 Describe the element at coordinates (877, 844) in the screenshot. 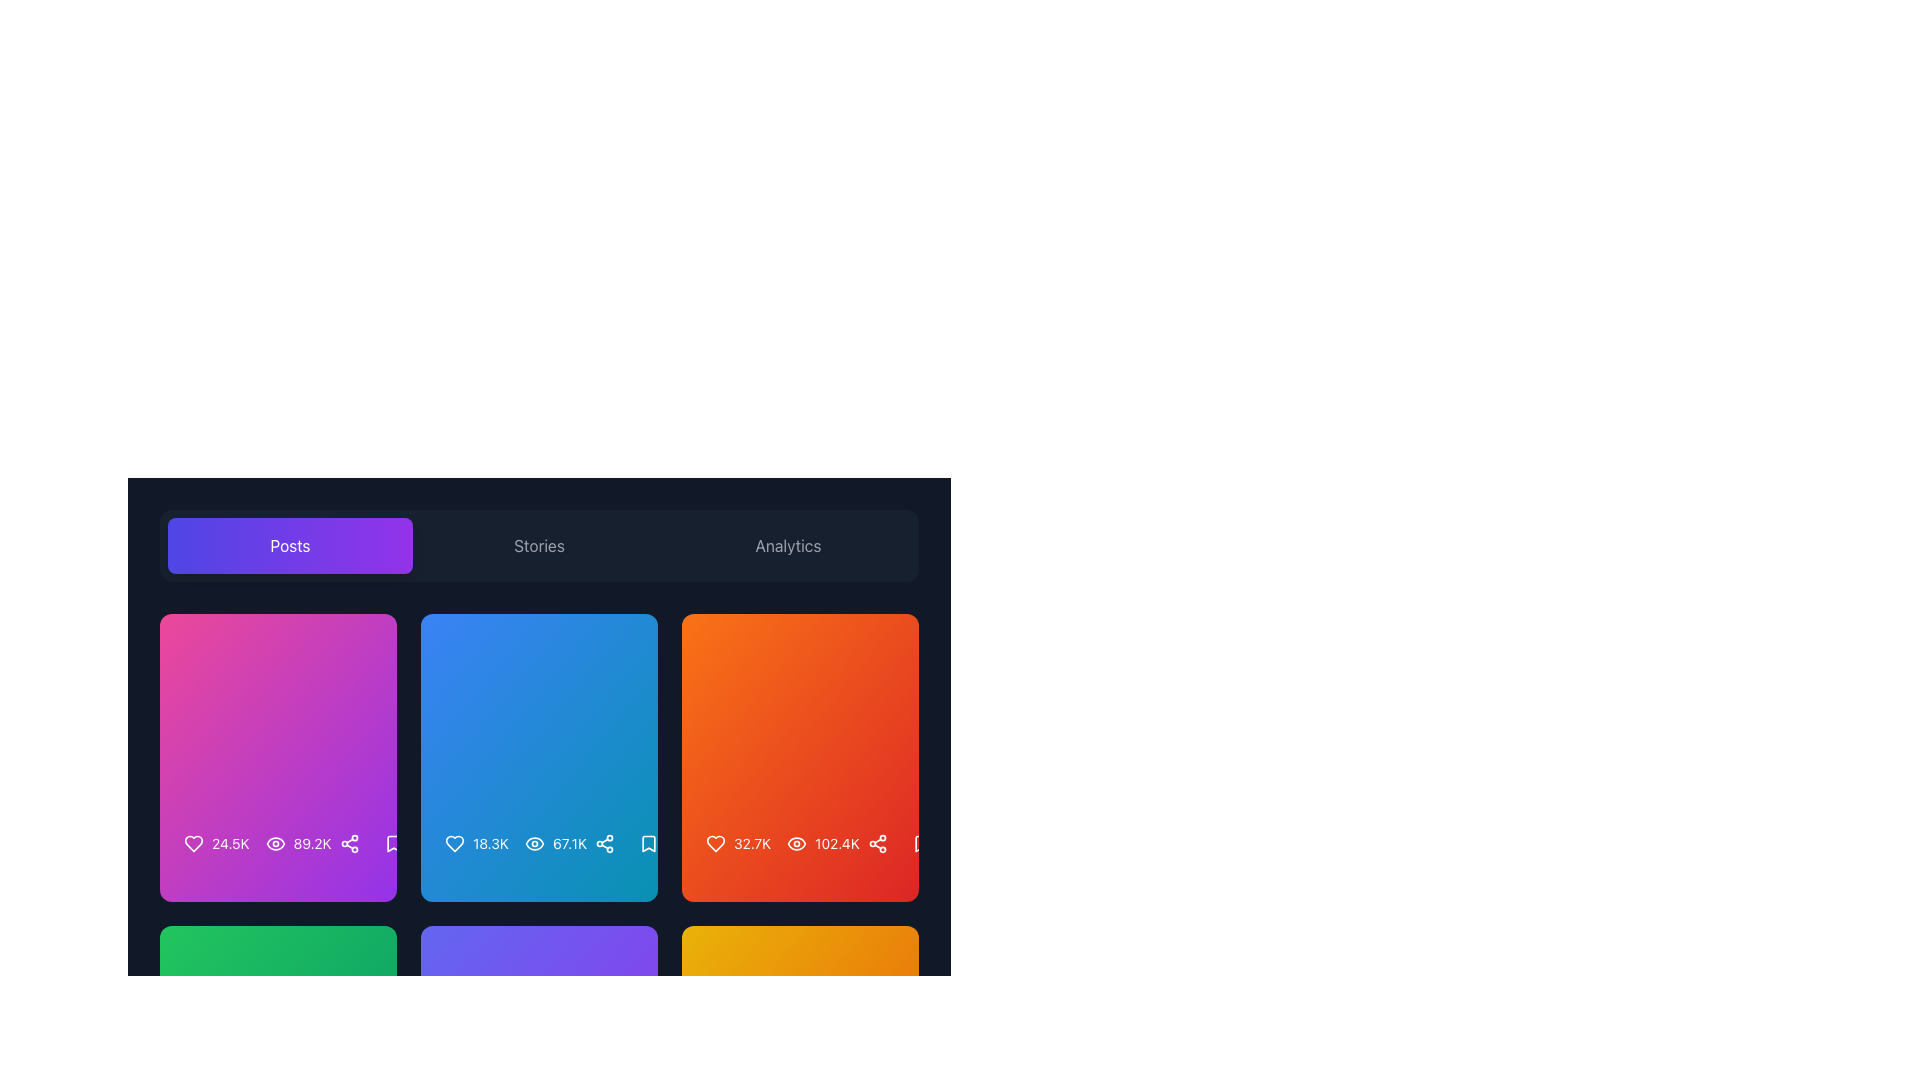

I see `the share icon located in the bottom right corner of the orange card on the second row, adjacent to the heart, eye, and bookmark icons, to share the content` at that location.